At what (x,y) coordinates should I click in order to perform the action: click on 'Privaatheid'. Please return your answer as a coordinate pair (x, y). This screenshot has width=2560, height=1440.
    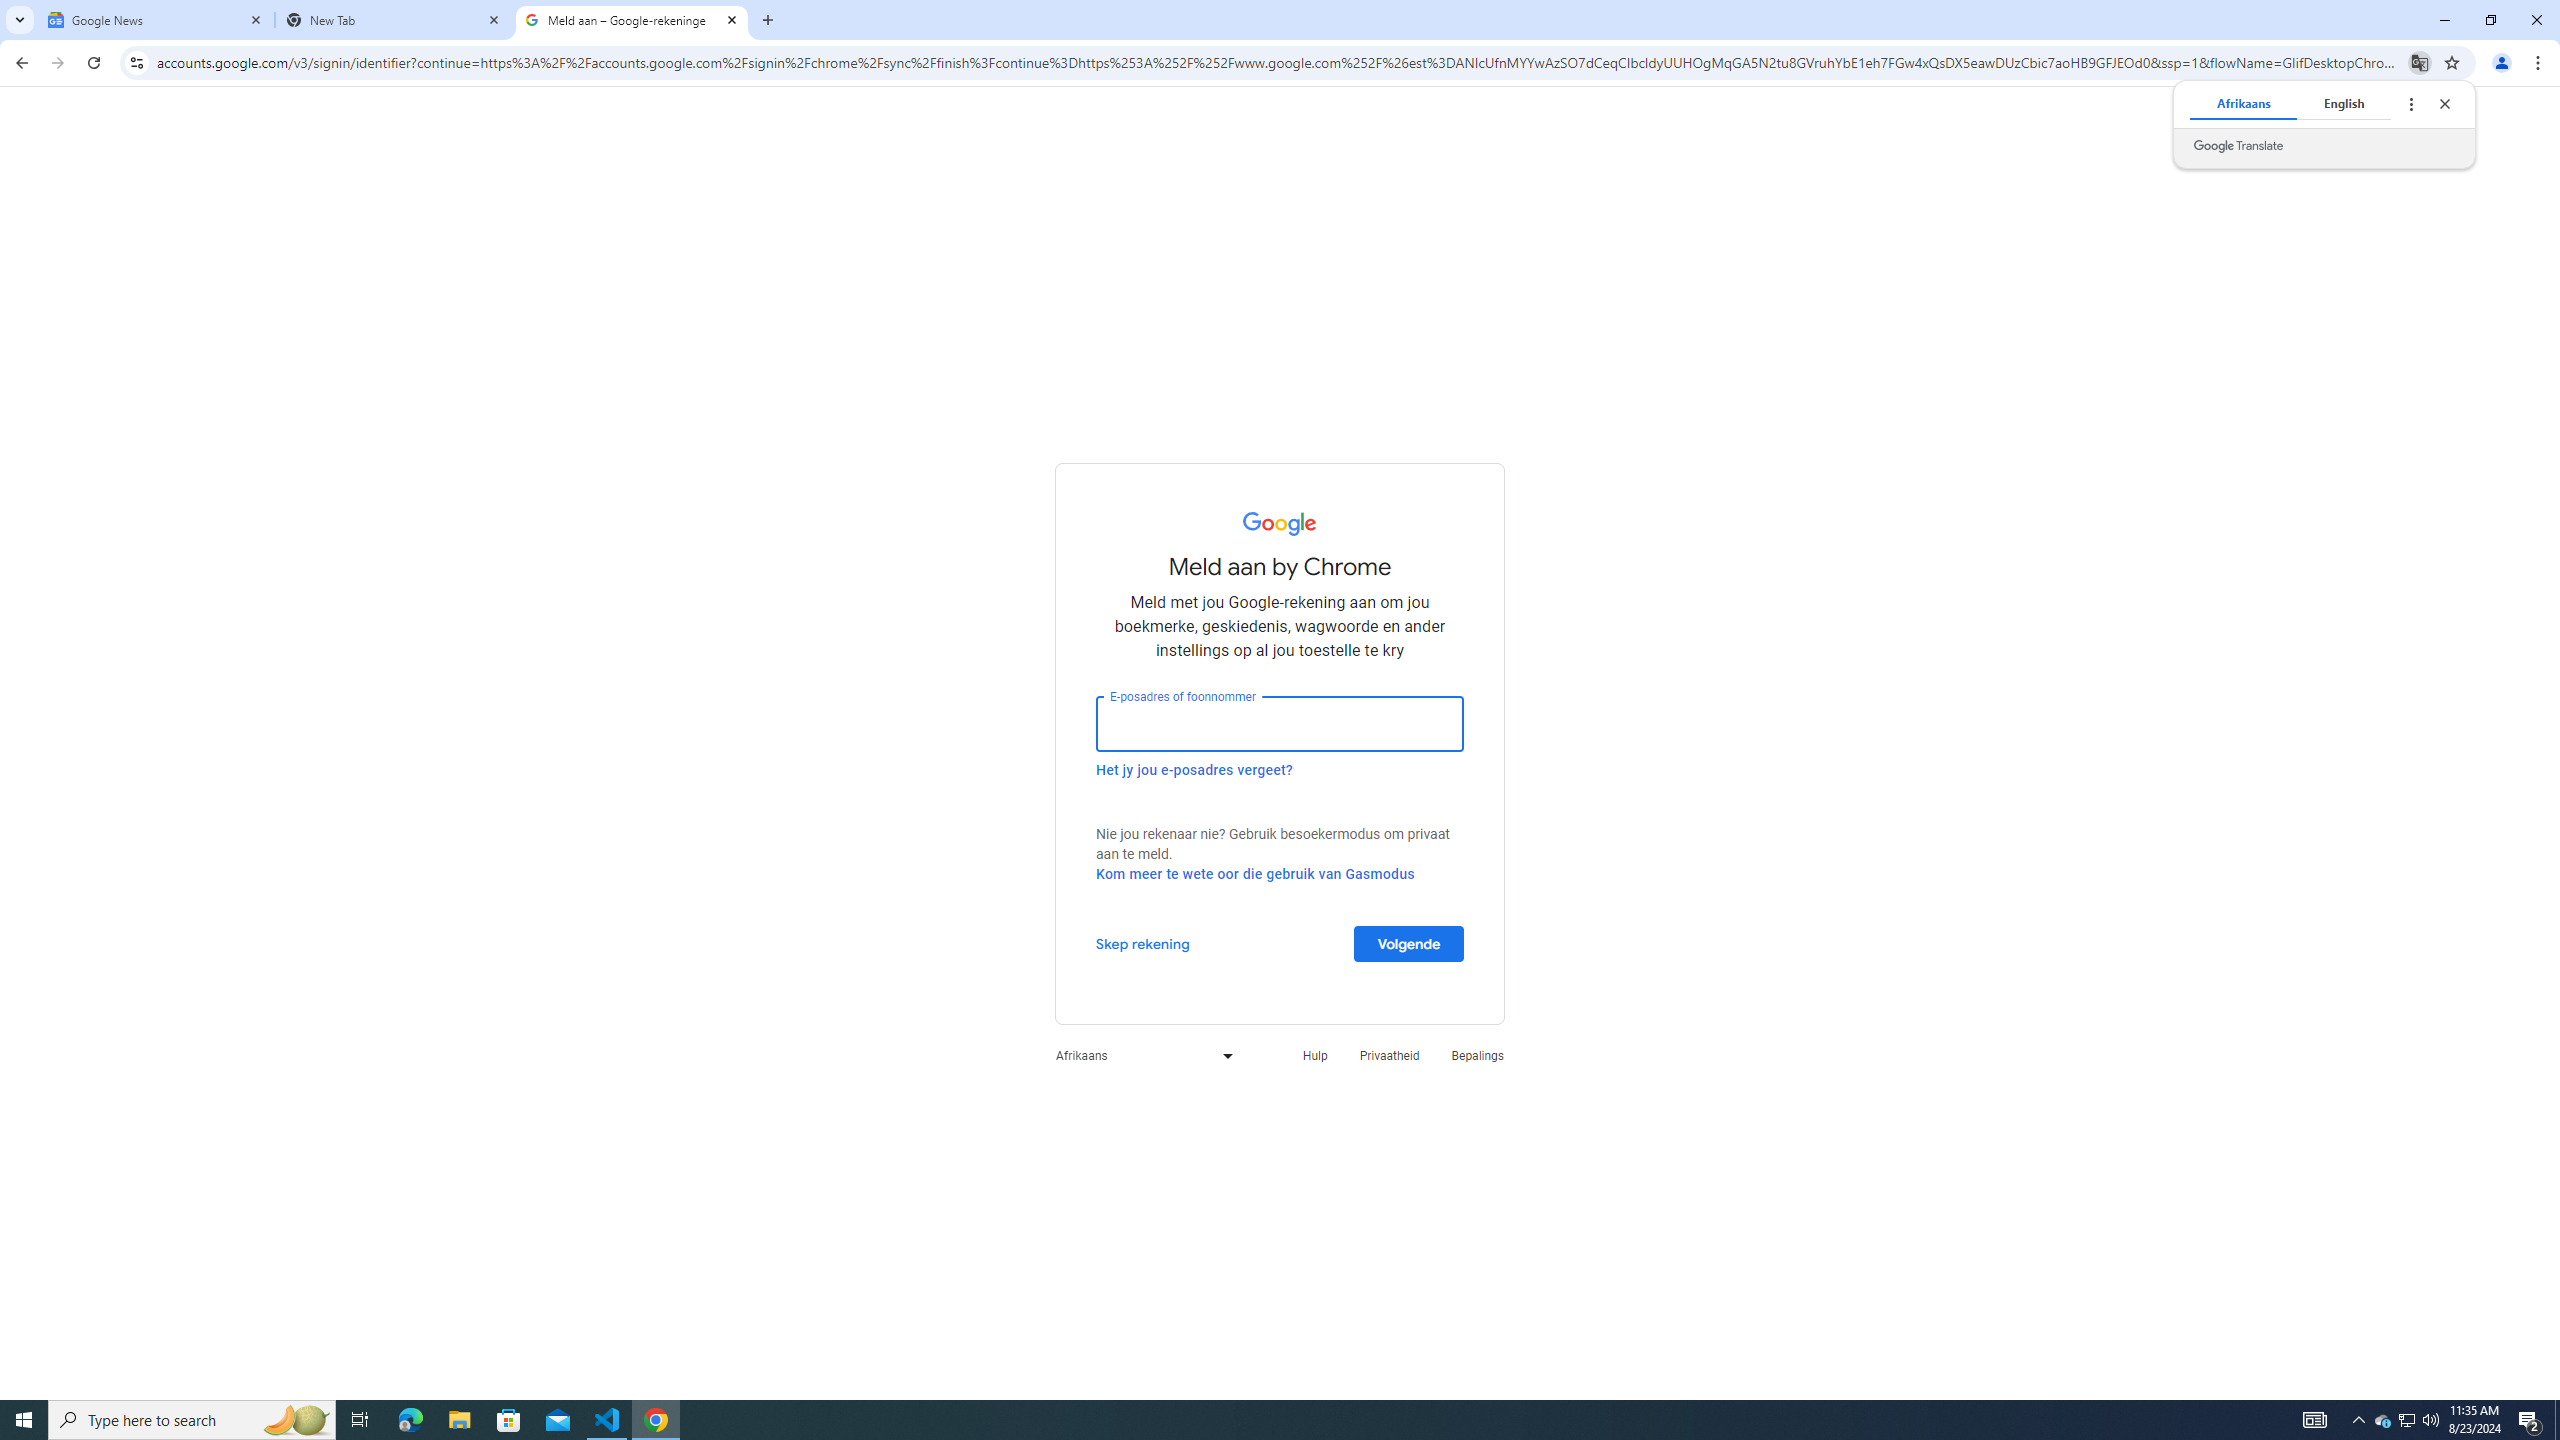
    Looking at the image, I should click on (1390, 1054).